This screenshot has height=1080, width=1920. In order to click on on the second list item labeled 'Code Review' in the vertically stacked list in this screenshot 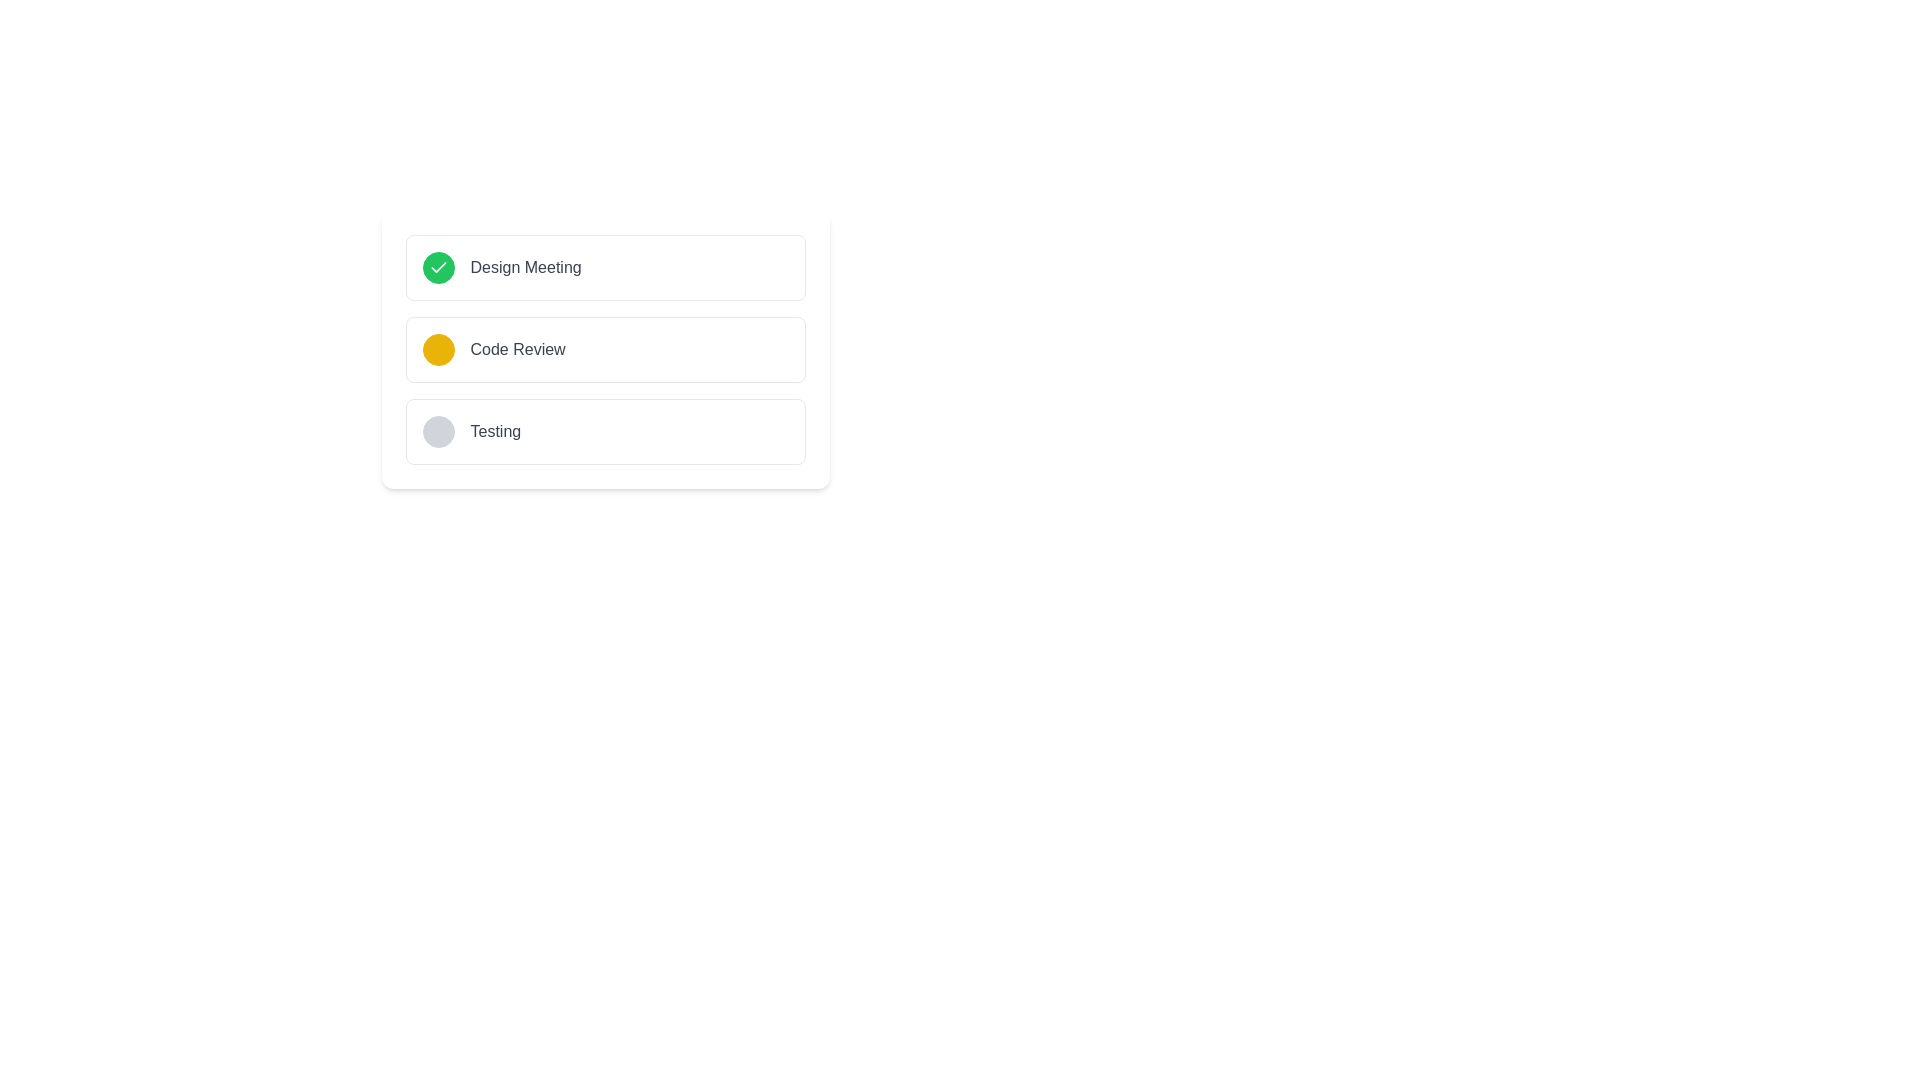, I will do `click(604, 349)`.